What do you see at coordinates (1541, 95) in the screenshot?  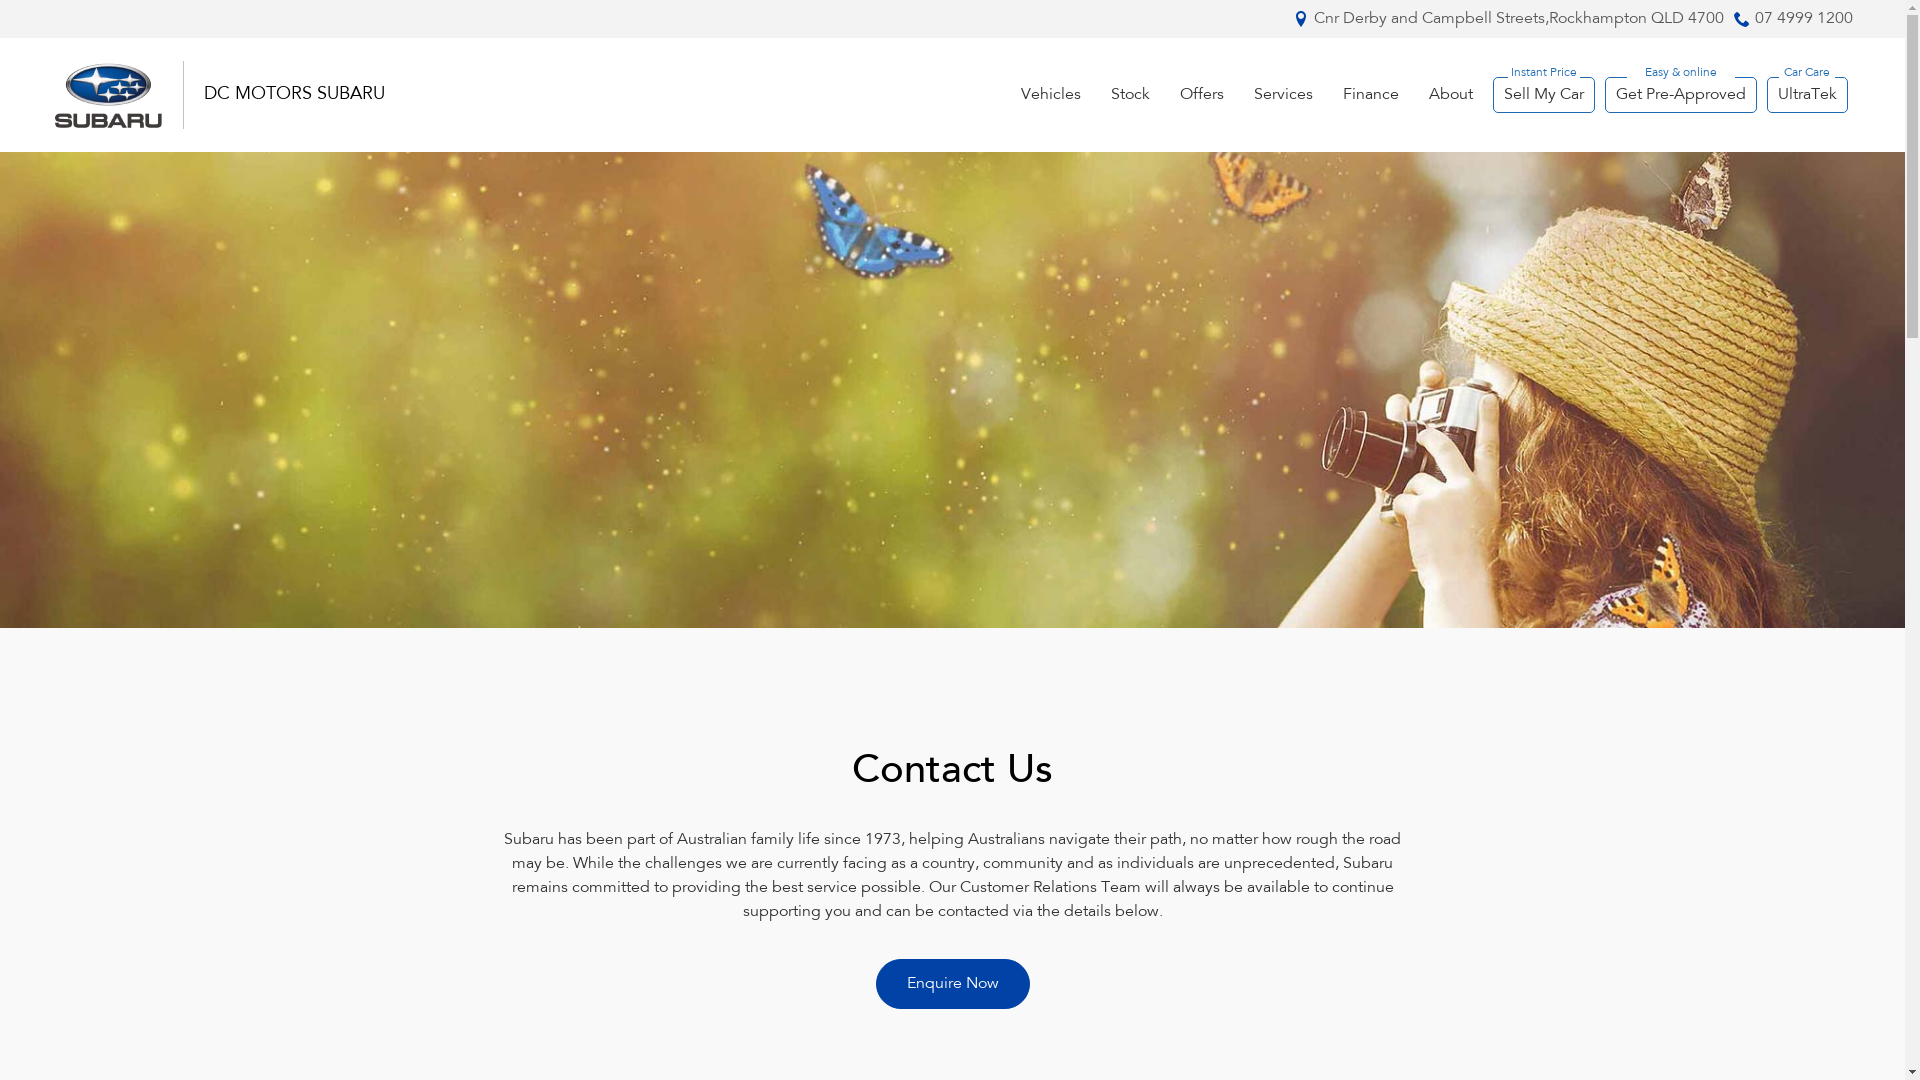 I see `'Sell My Car'` at bounding box center [1541, 95].